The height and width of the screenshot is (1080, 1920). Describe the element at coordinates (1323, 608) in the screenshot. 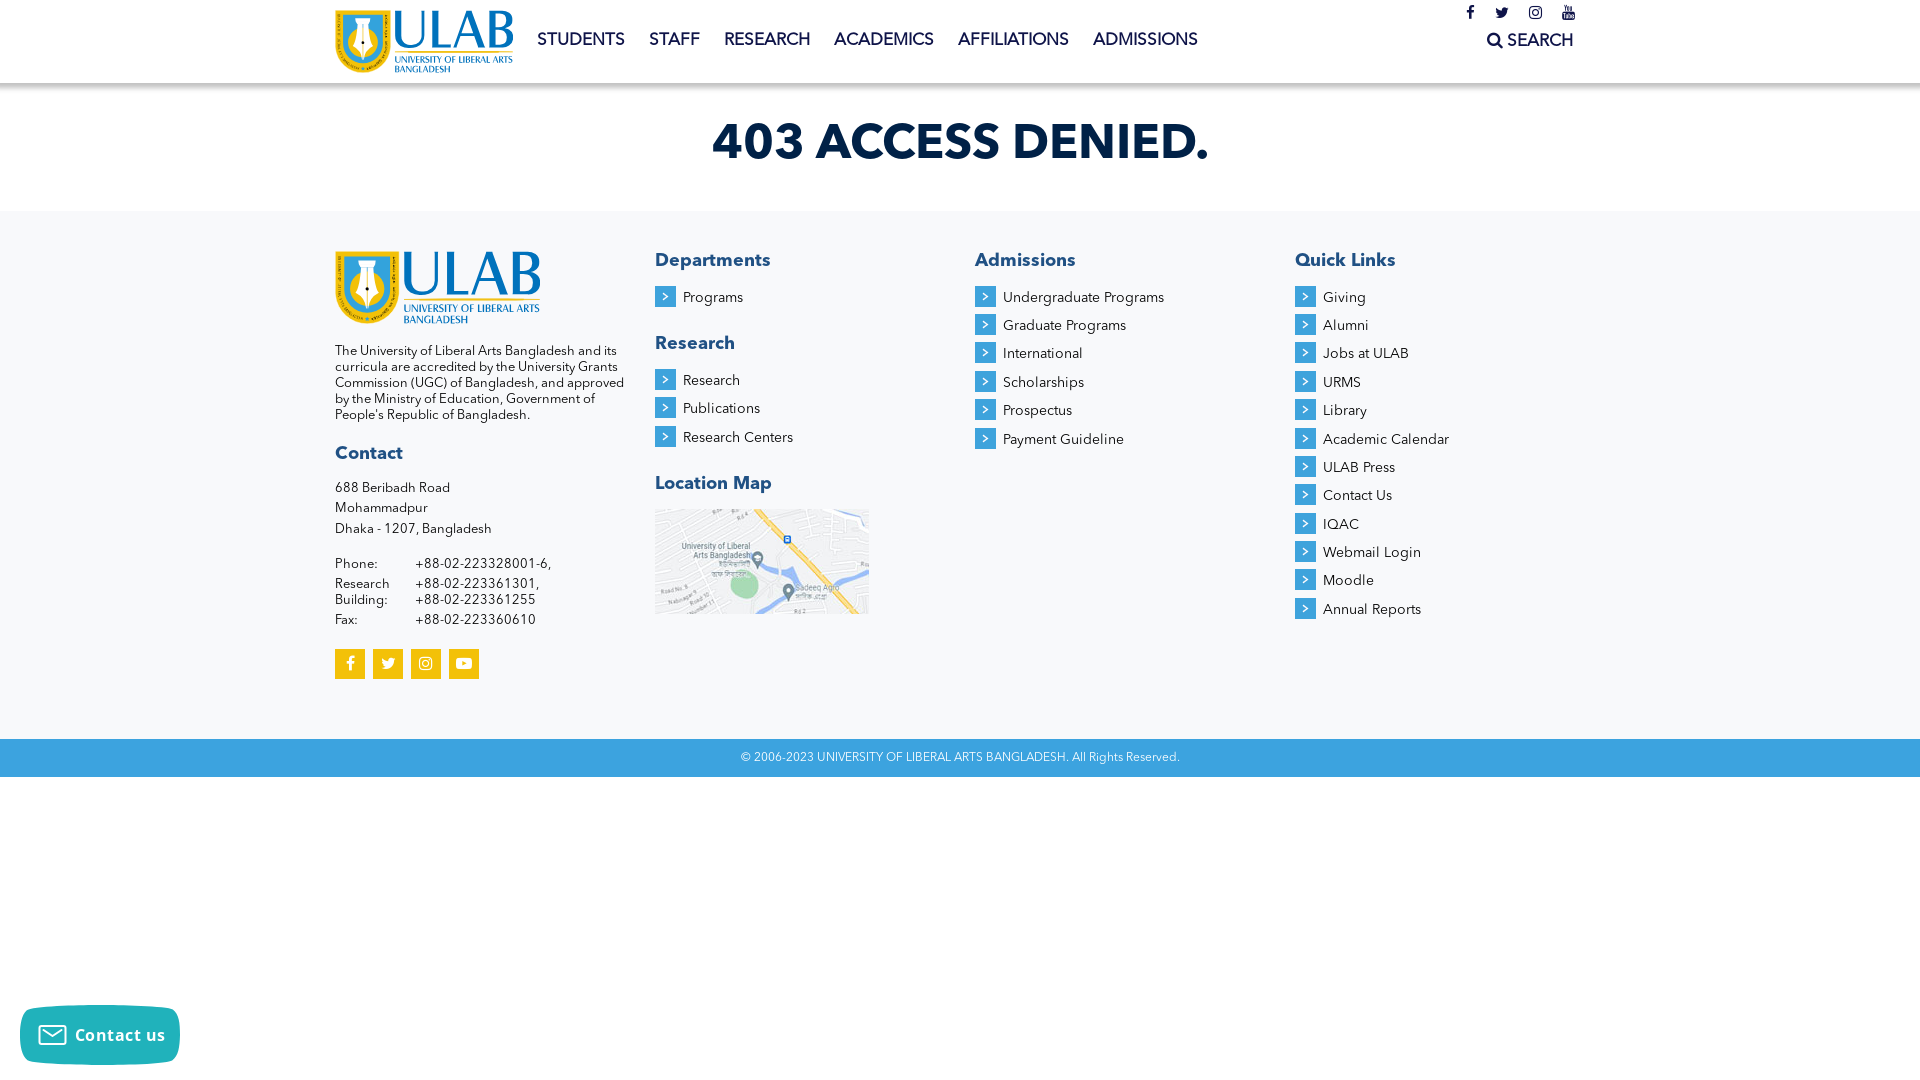

I see `'Annual Reports'` at that location.